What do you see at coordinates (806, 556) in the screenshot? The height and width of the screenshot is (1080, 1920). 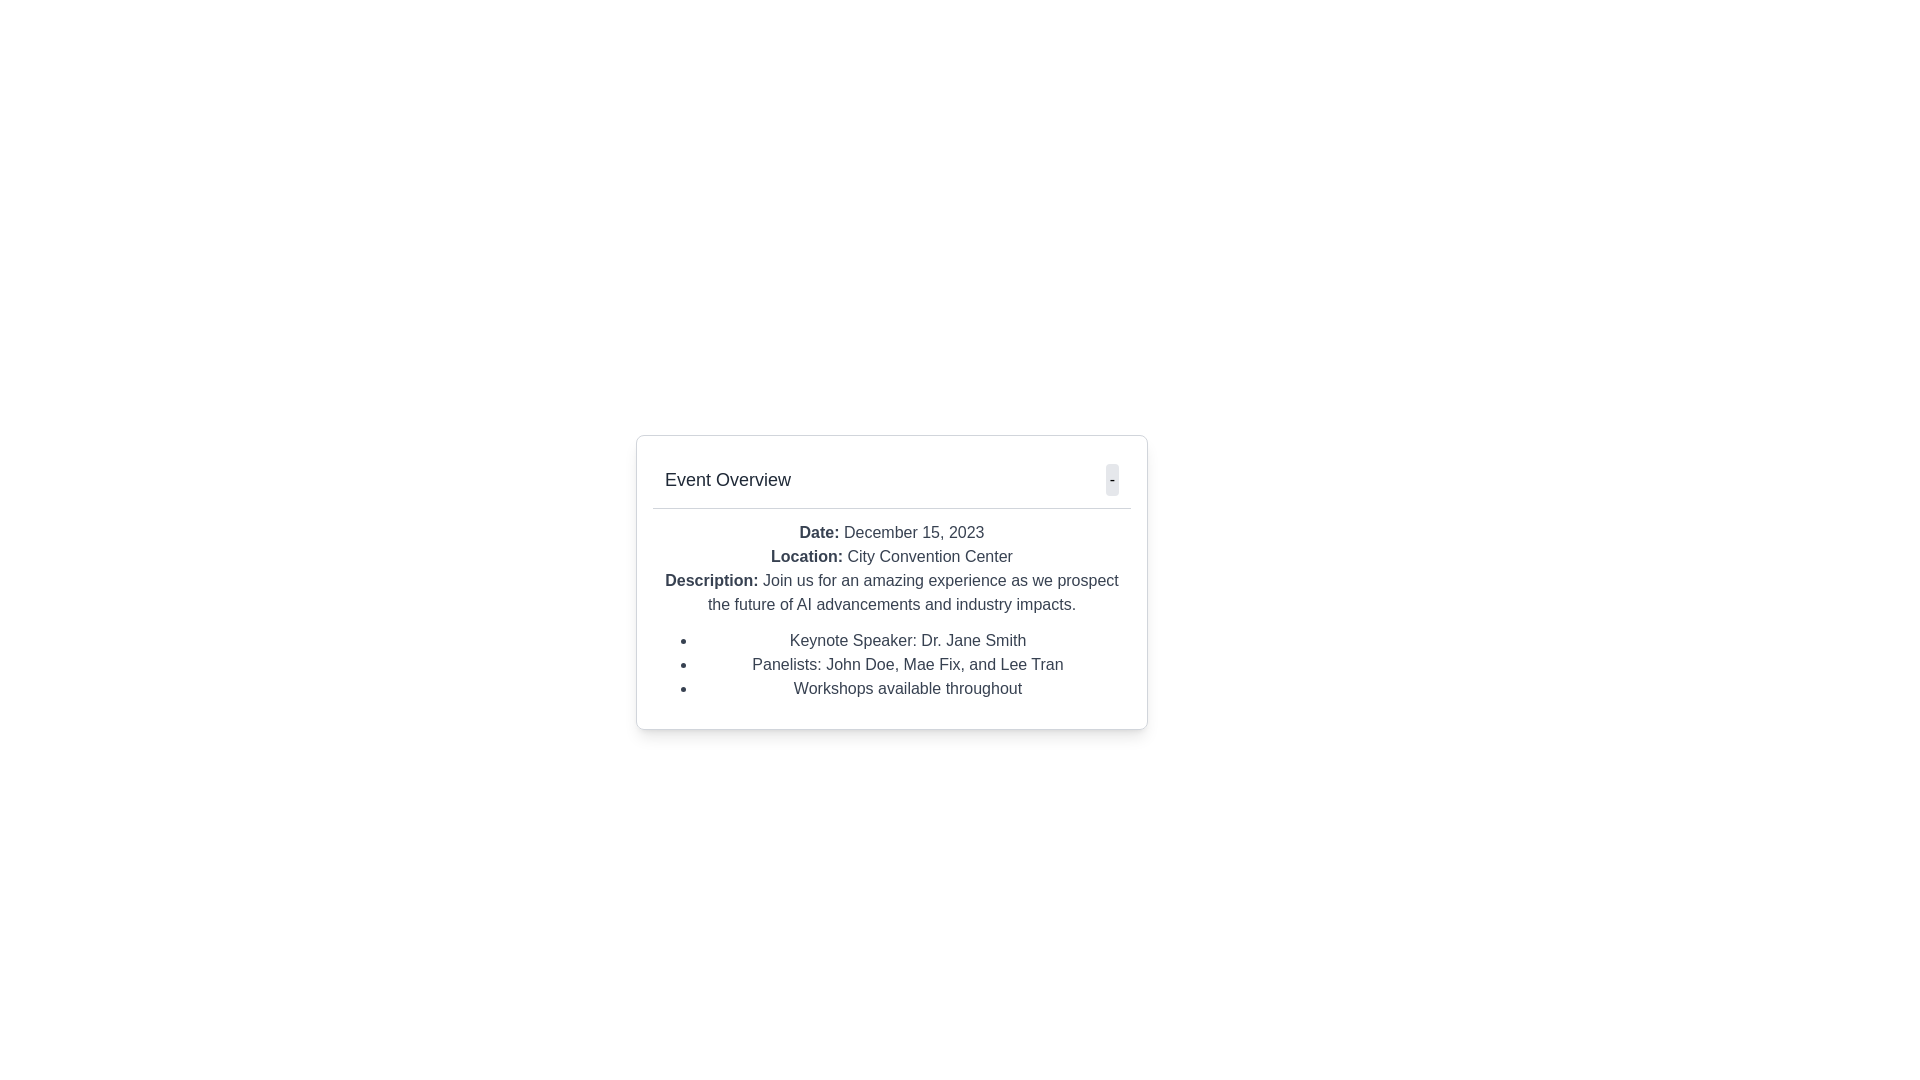 I see `text label that displays 'Location:' in bold and dark font, located in the 'Event Overview' section, positioned below the 'Date:' field` at bounding box center [806, 556].